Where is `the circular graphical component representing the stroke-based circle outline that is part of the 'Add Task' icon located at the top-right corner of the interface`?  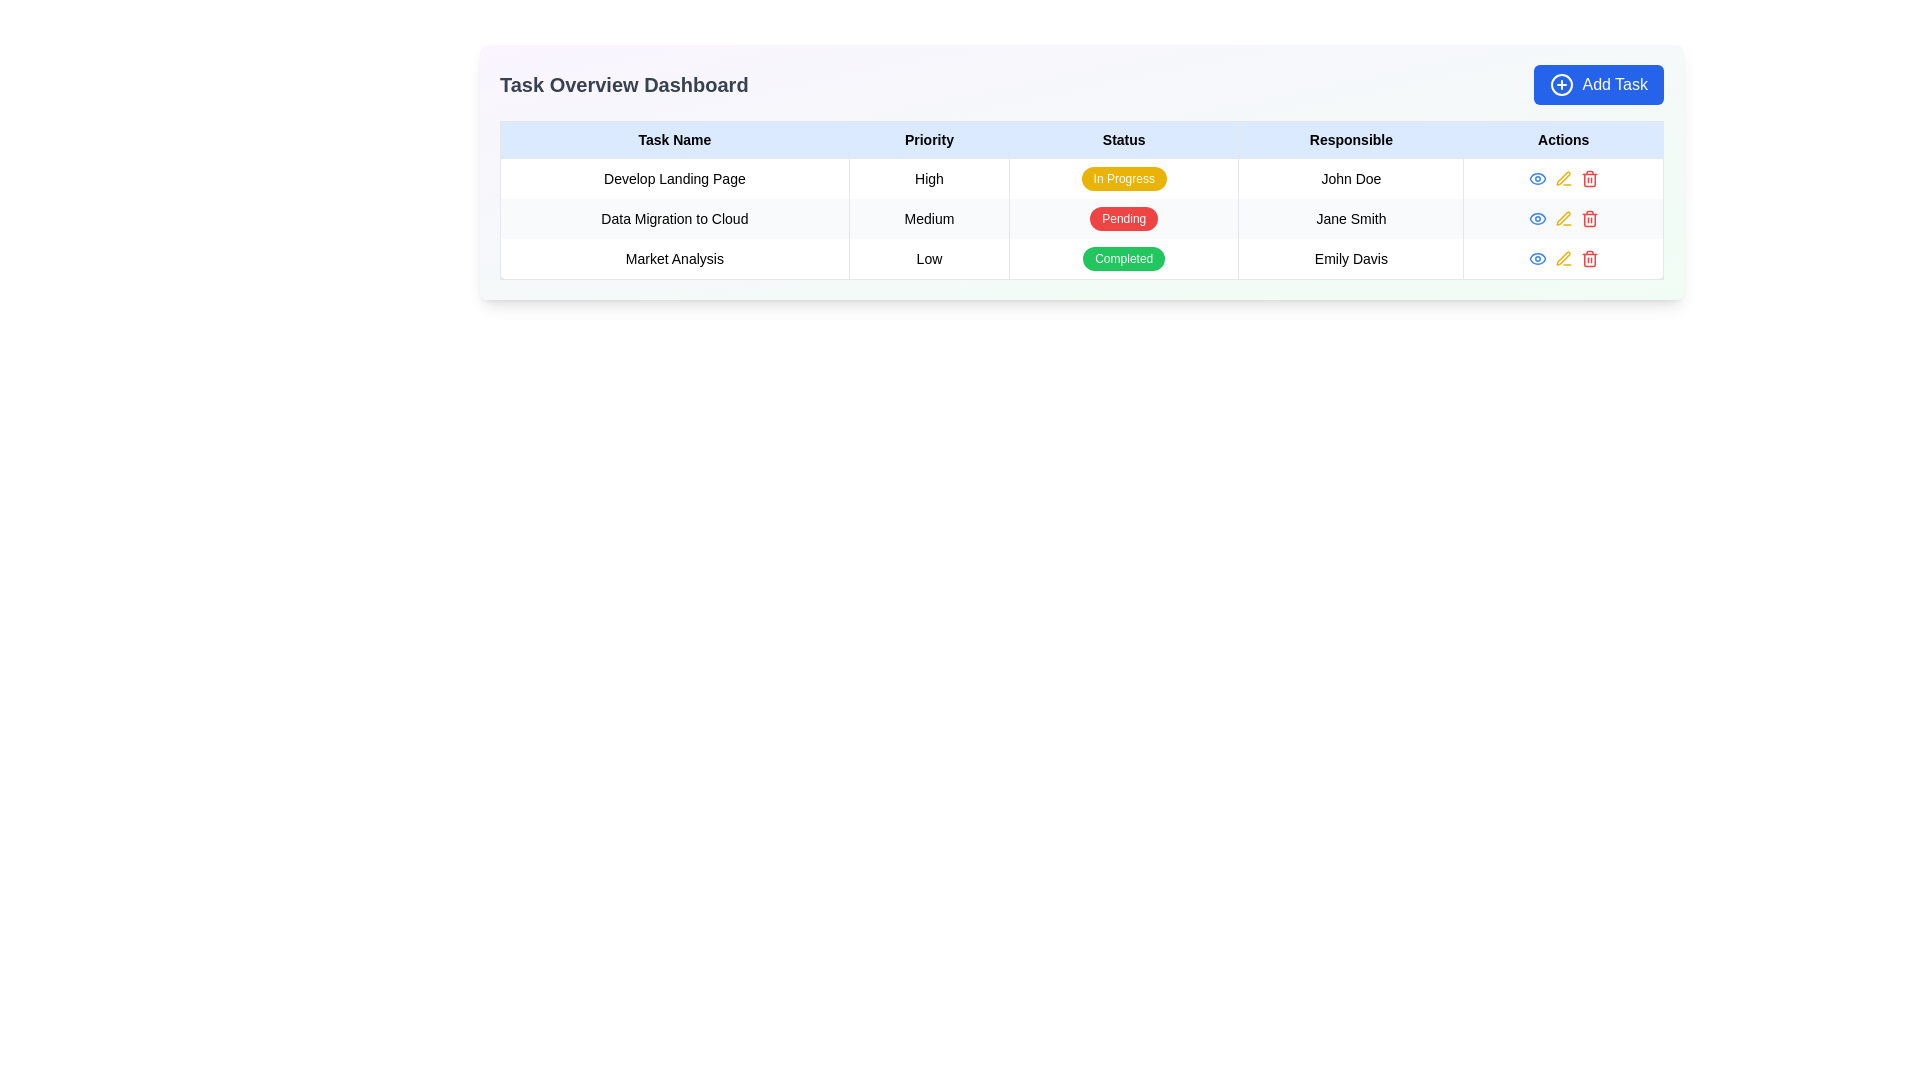 the circular graphical component representing the stroke-based circle outline that is part of the 'Add Task' icon located at the top-right corner of the interface is located at coordinates (1561, 83).